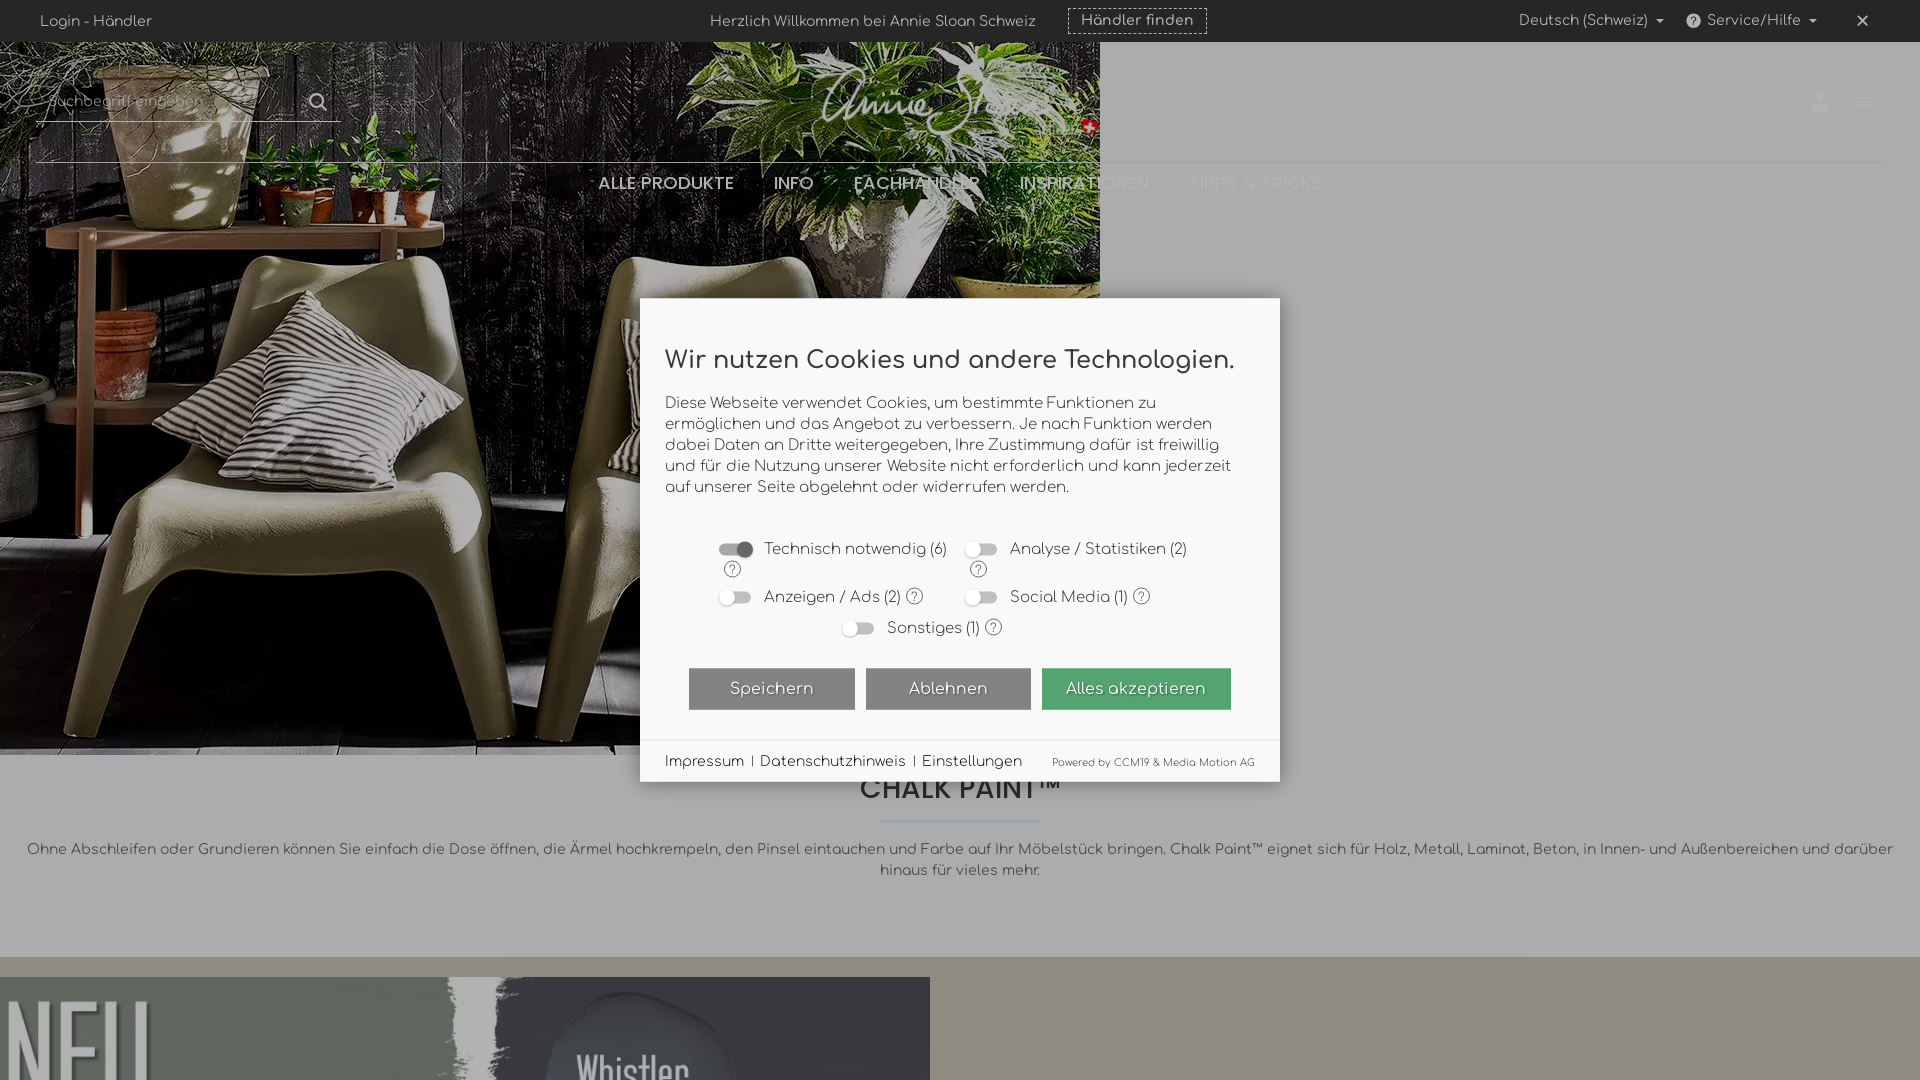  Describe the element at coordinates (752, 182) in the screenshot. I see `'INFO'` at that location.